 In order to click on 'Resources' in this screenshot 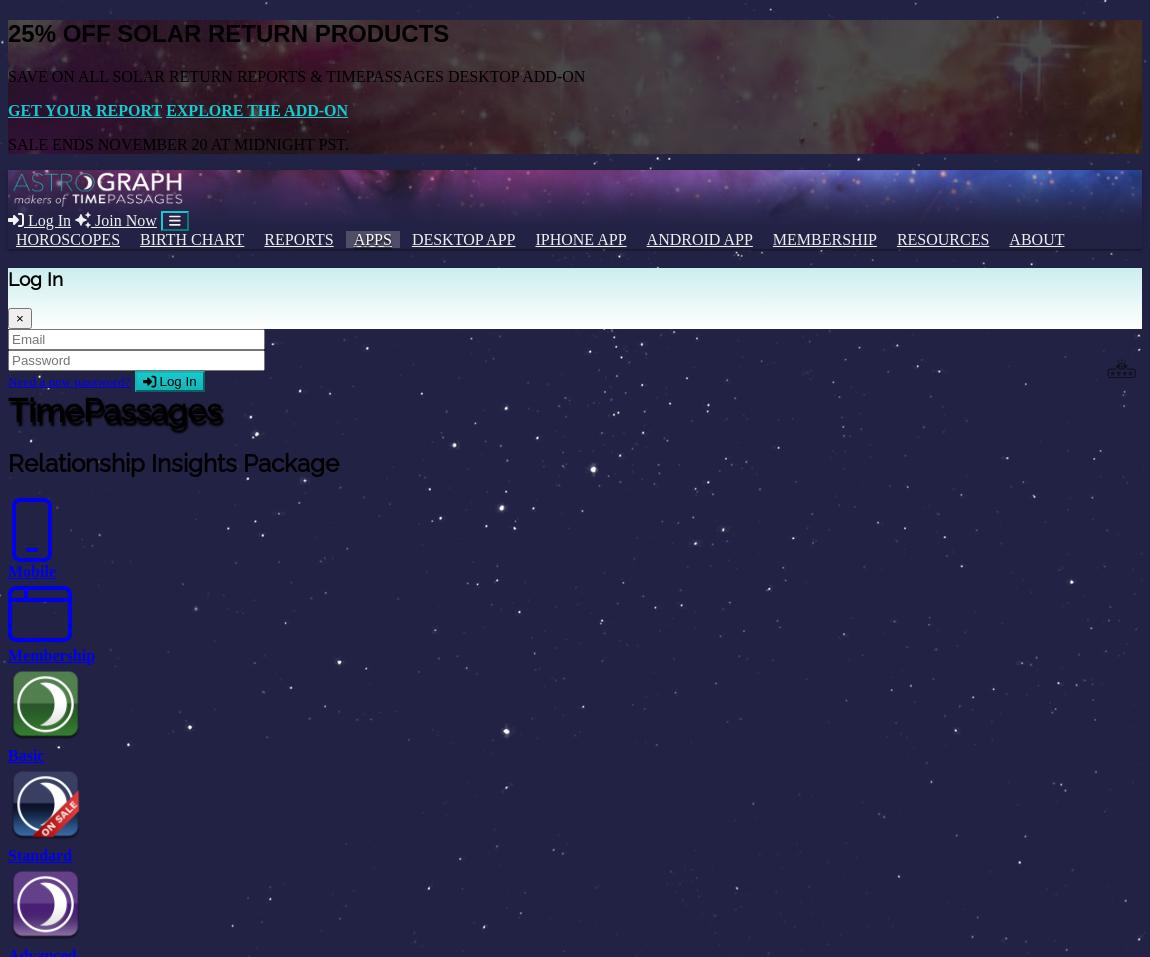, I will do `click(942, 237)`.